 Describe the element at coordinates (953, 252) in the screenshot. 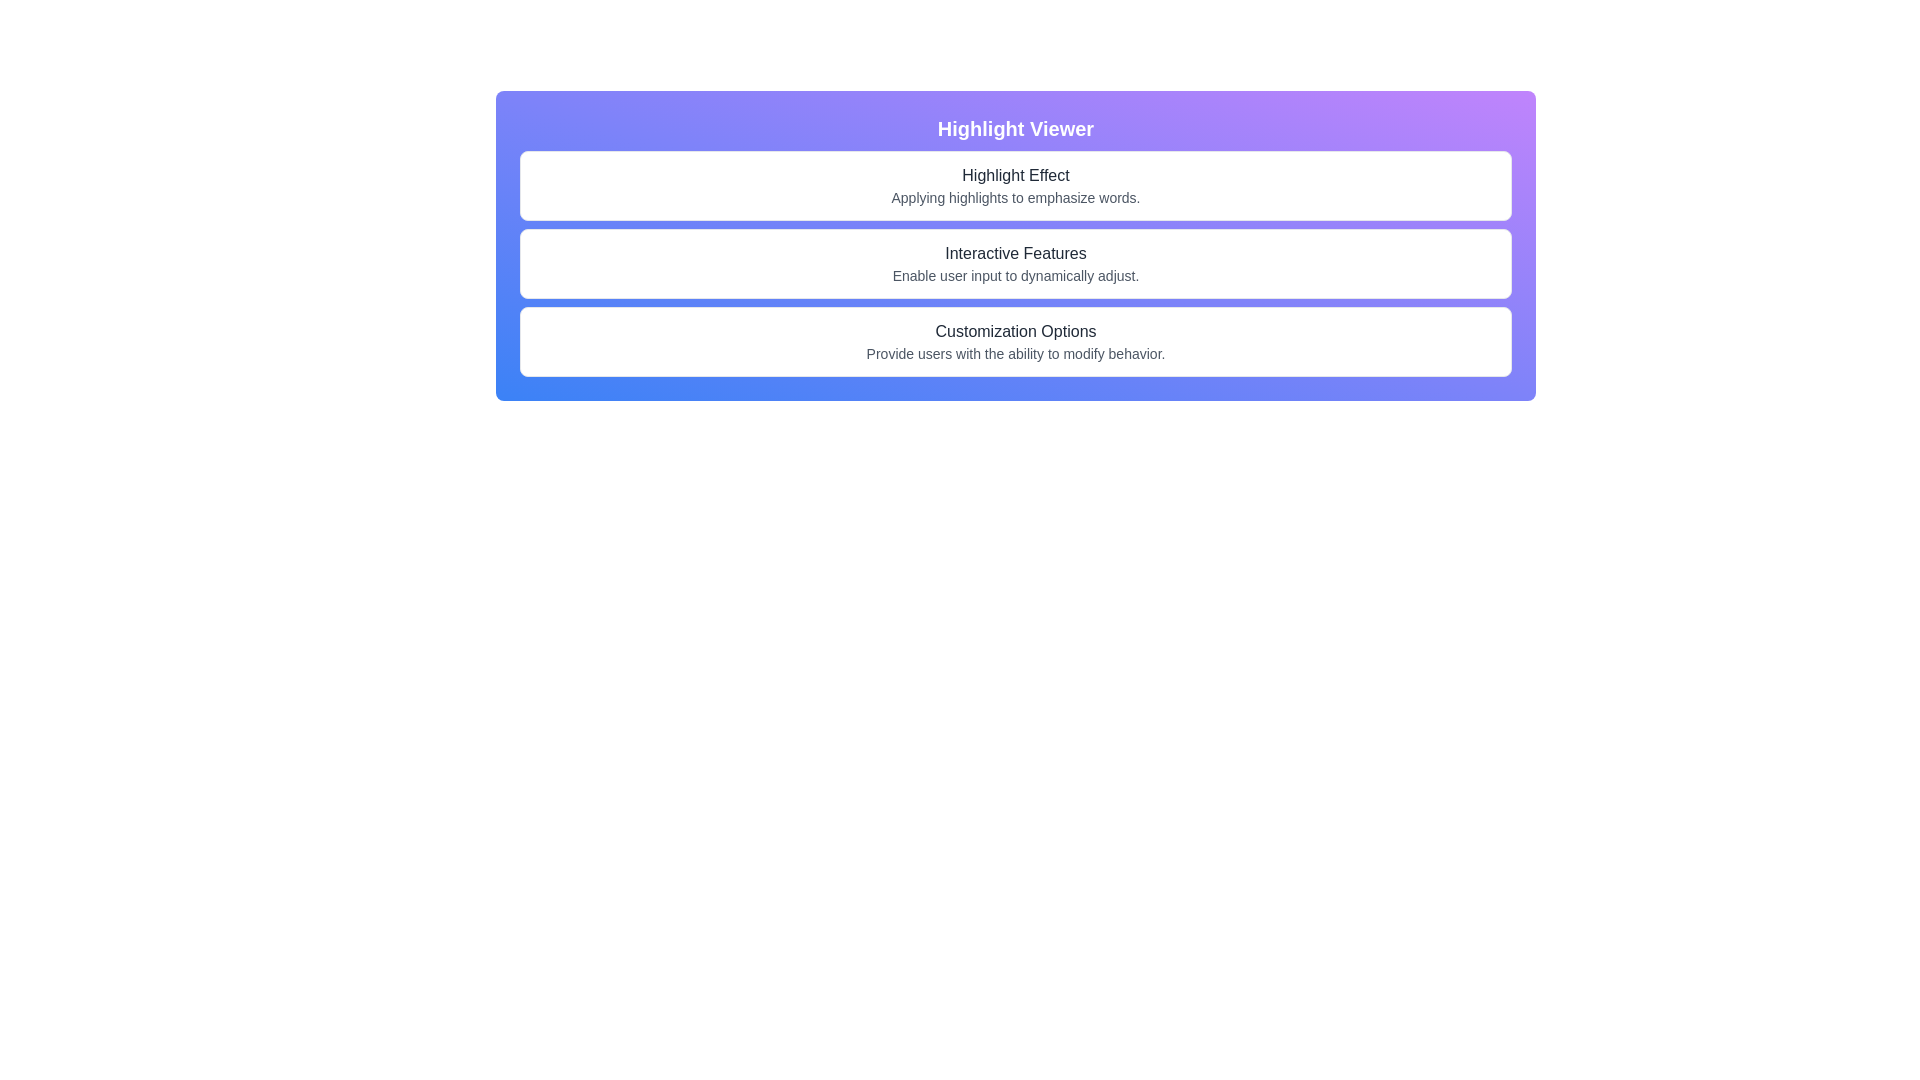

I see `the underlined character 'n' in the text 'Interactive Features', which is the second character in the heading` at that location.